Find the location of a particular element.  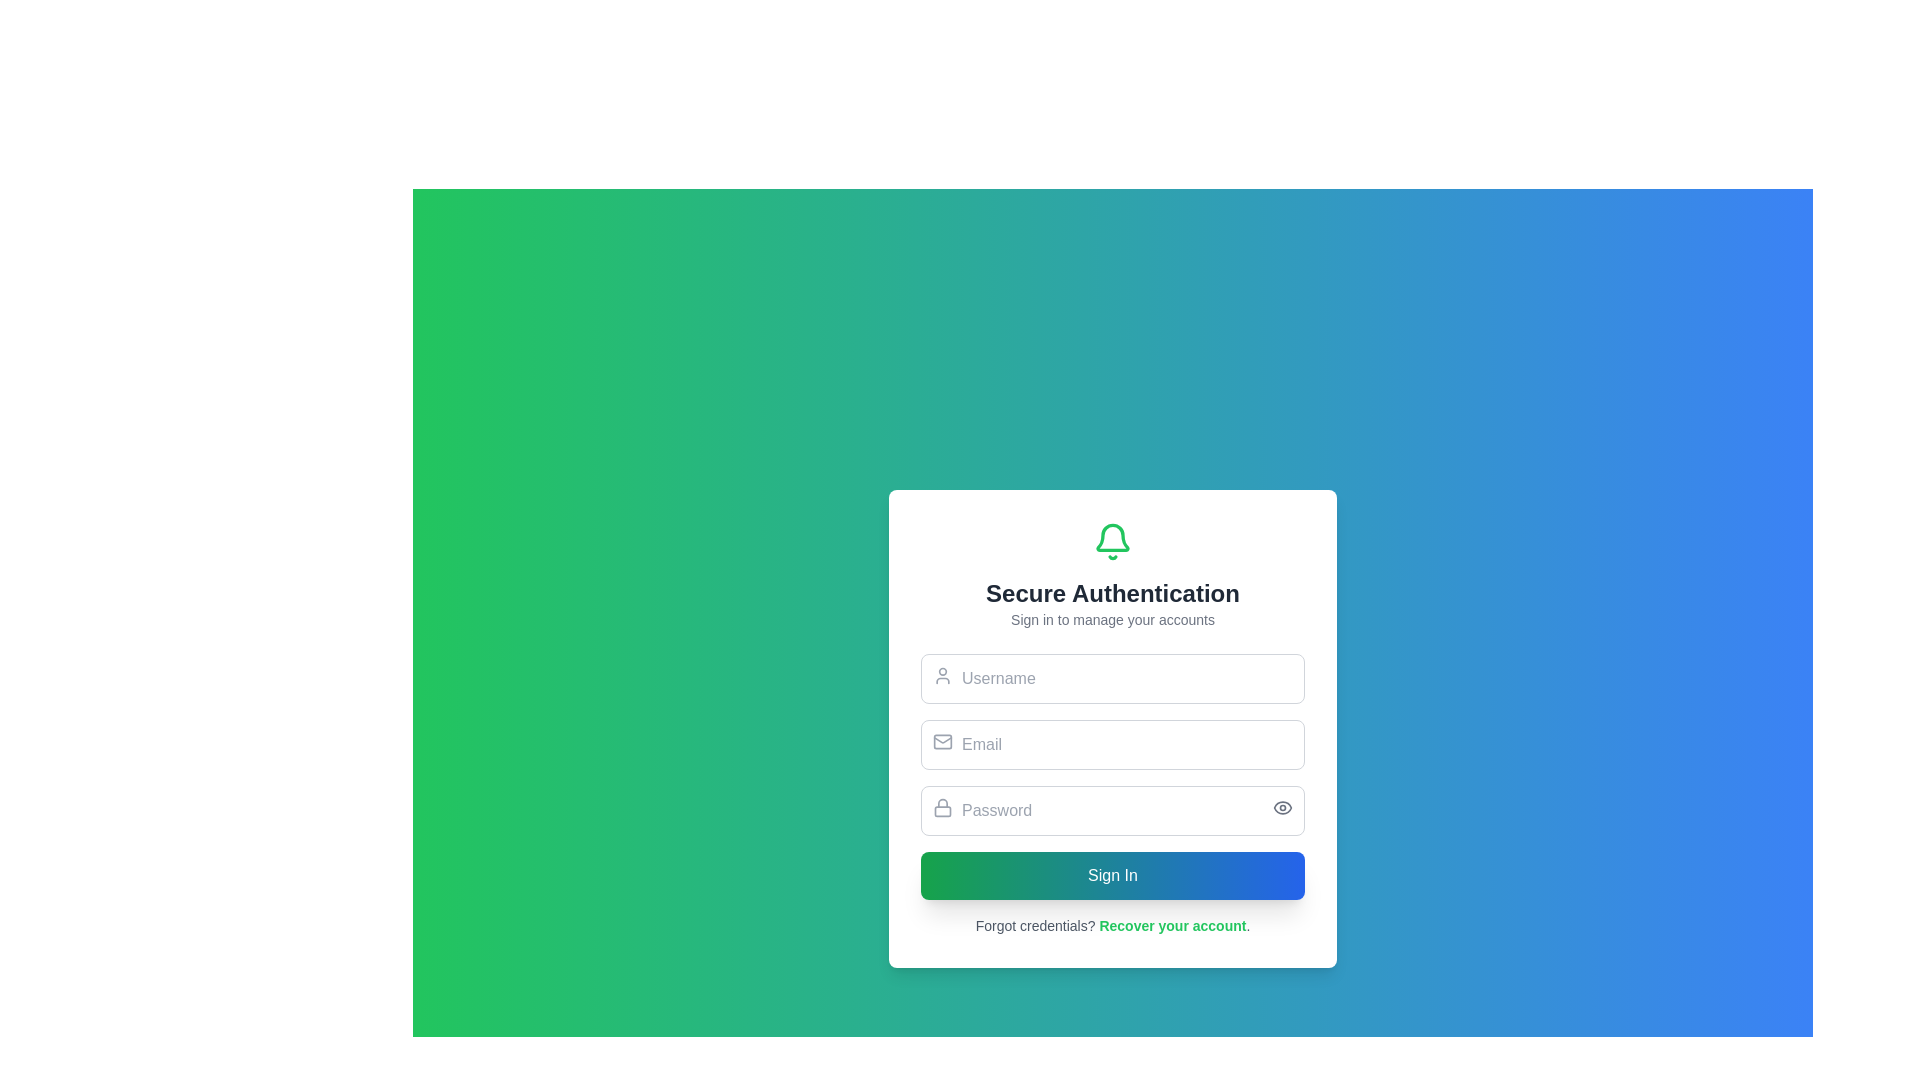

to select the email input field located centrally within the form panel, positioned below the Username field and above the Password field is located at coordinates (1112, 729).